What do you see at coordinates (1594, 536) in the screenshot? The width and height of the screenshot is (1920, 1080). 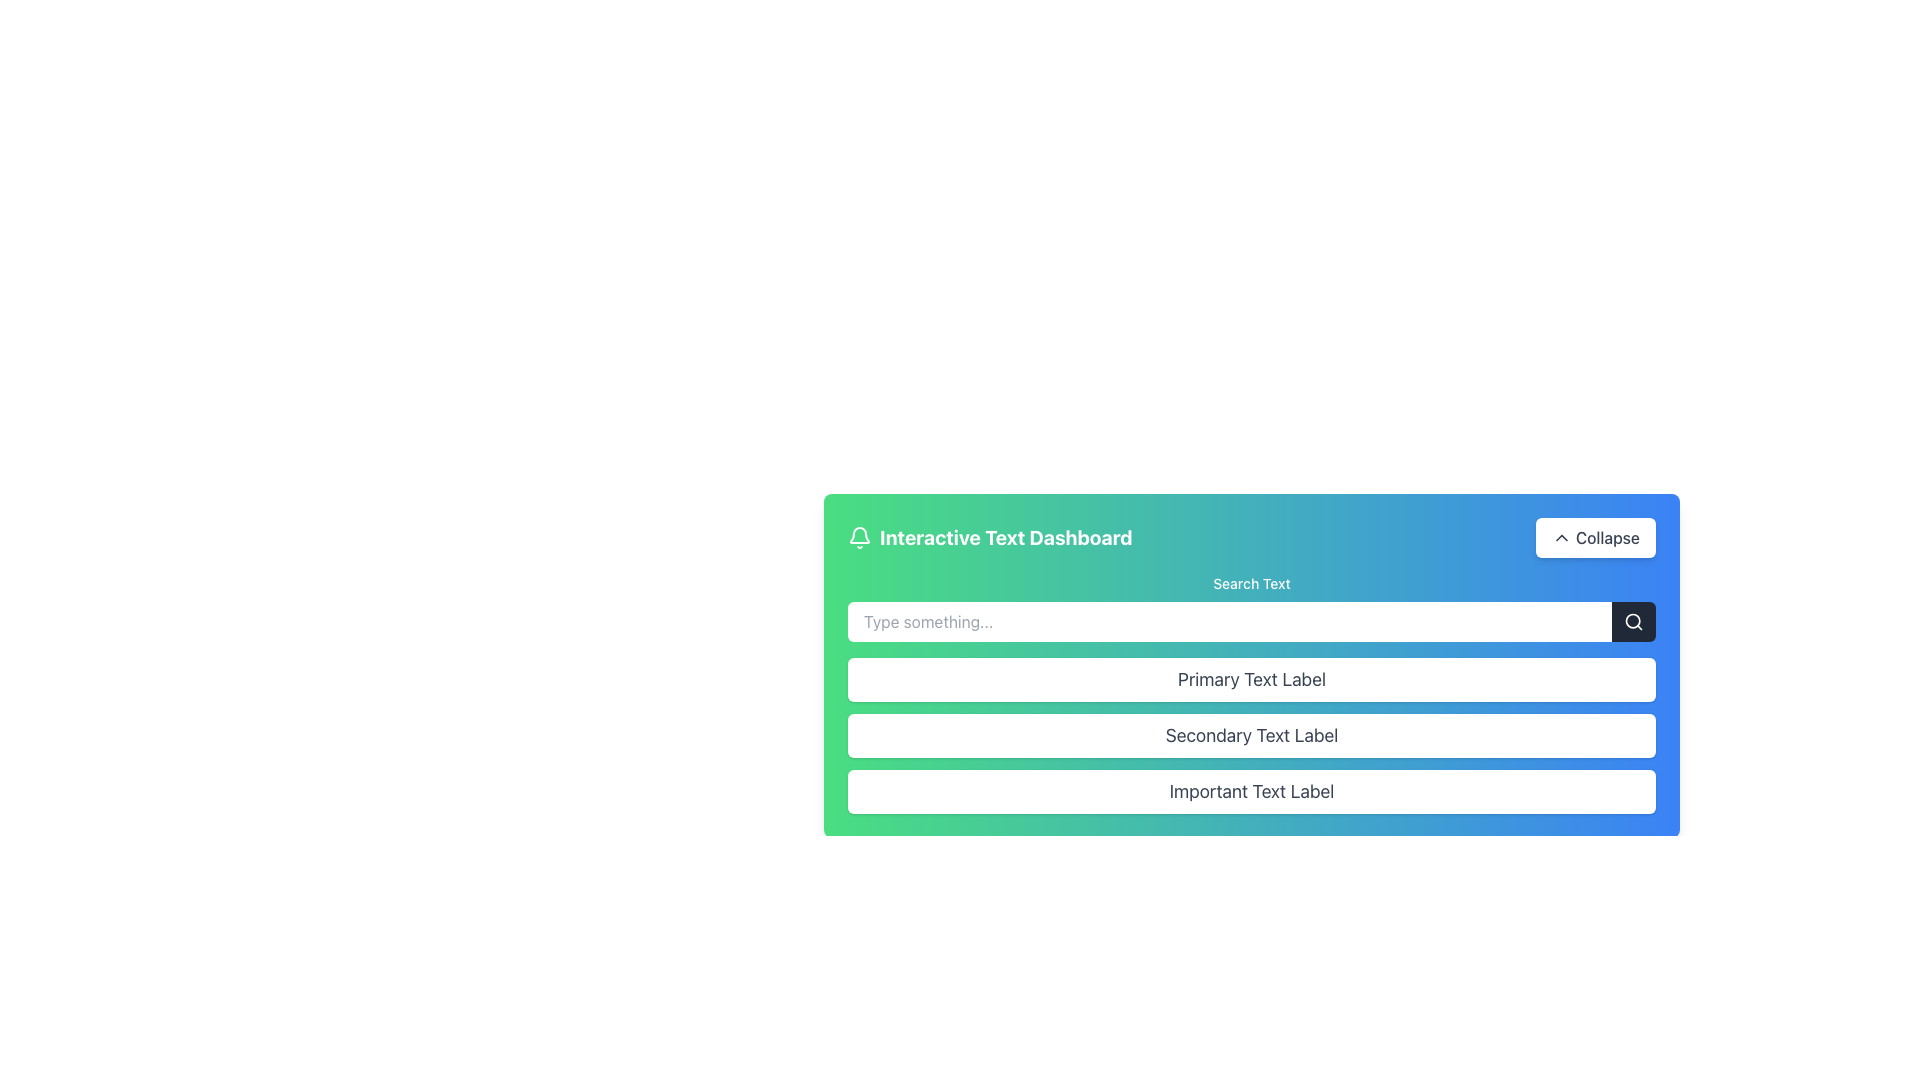 I see `the collapse button located at the top-right corner of the interface, next to 'Interactive Text Dashboard'` at bounding box center [1594, 536].